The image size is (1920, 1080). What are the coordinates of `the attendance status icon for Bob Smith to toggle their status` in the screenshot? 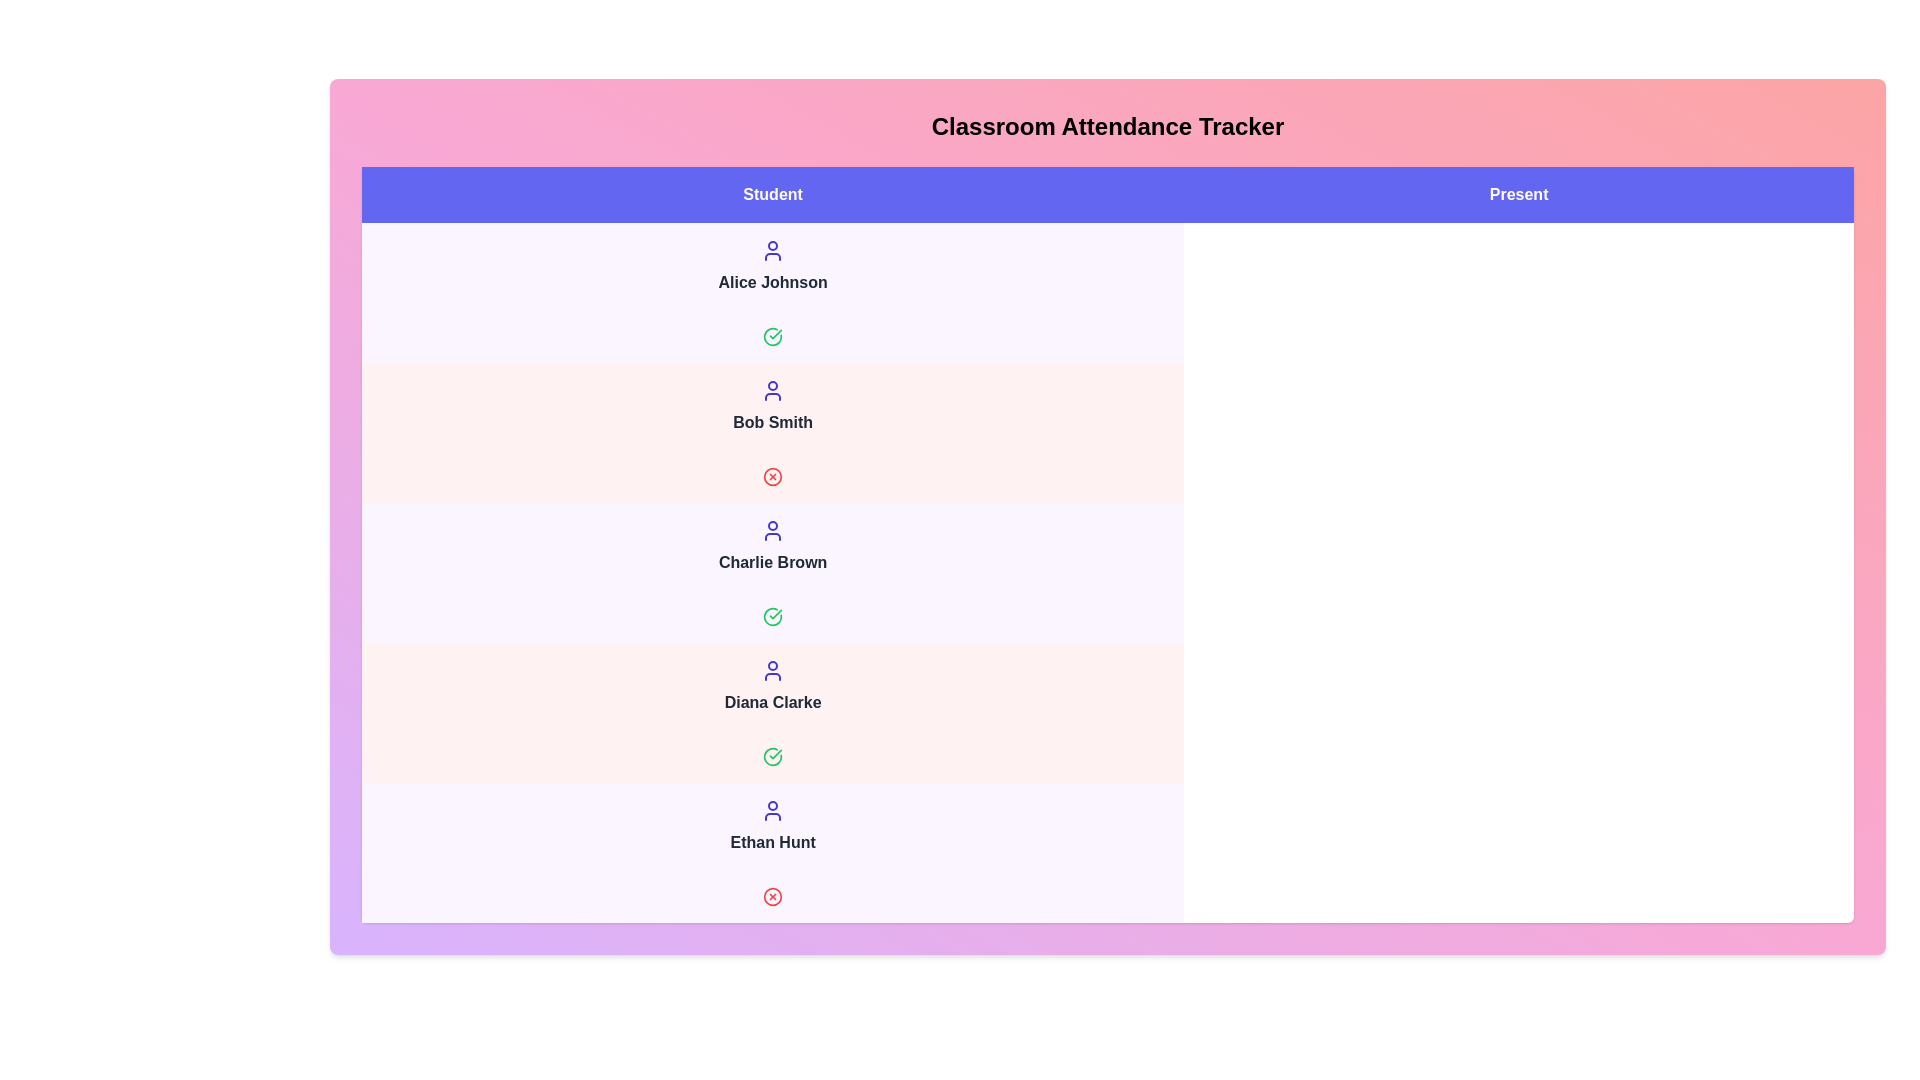 It's located at (772, 477).